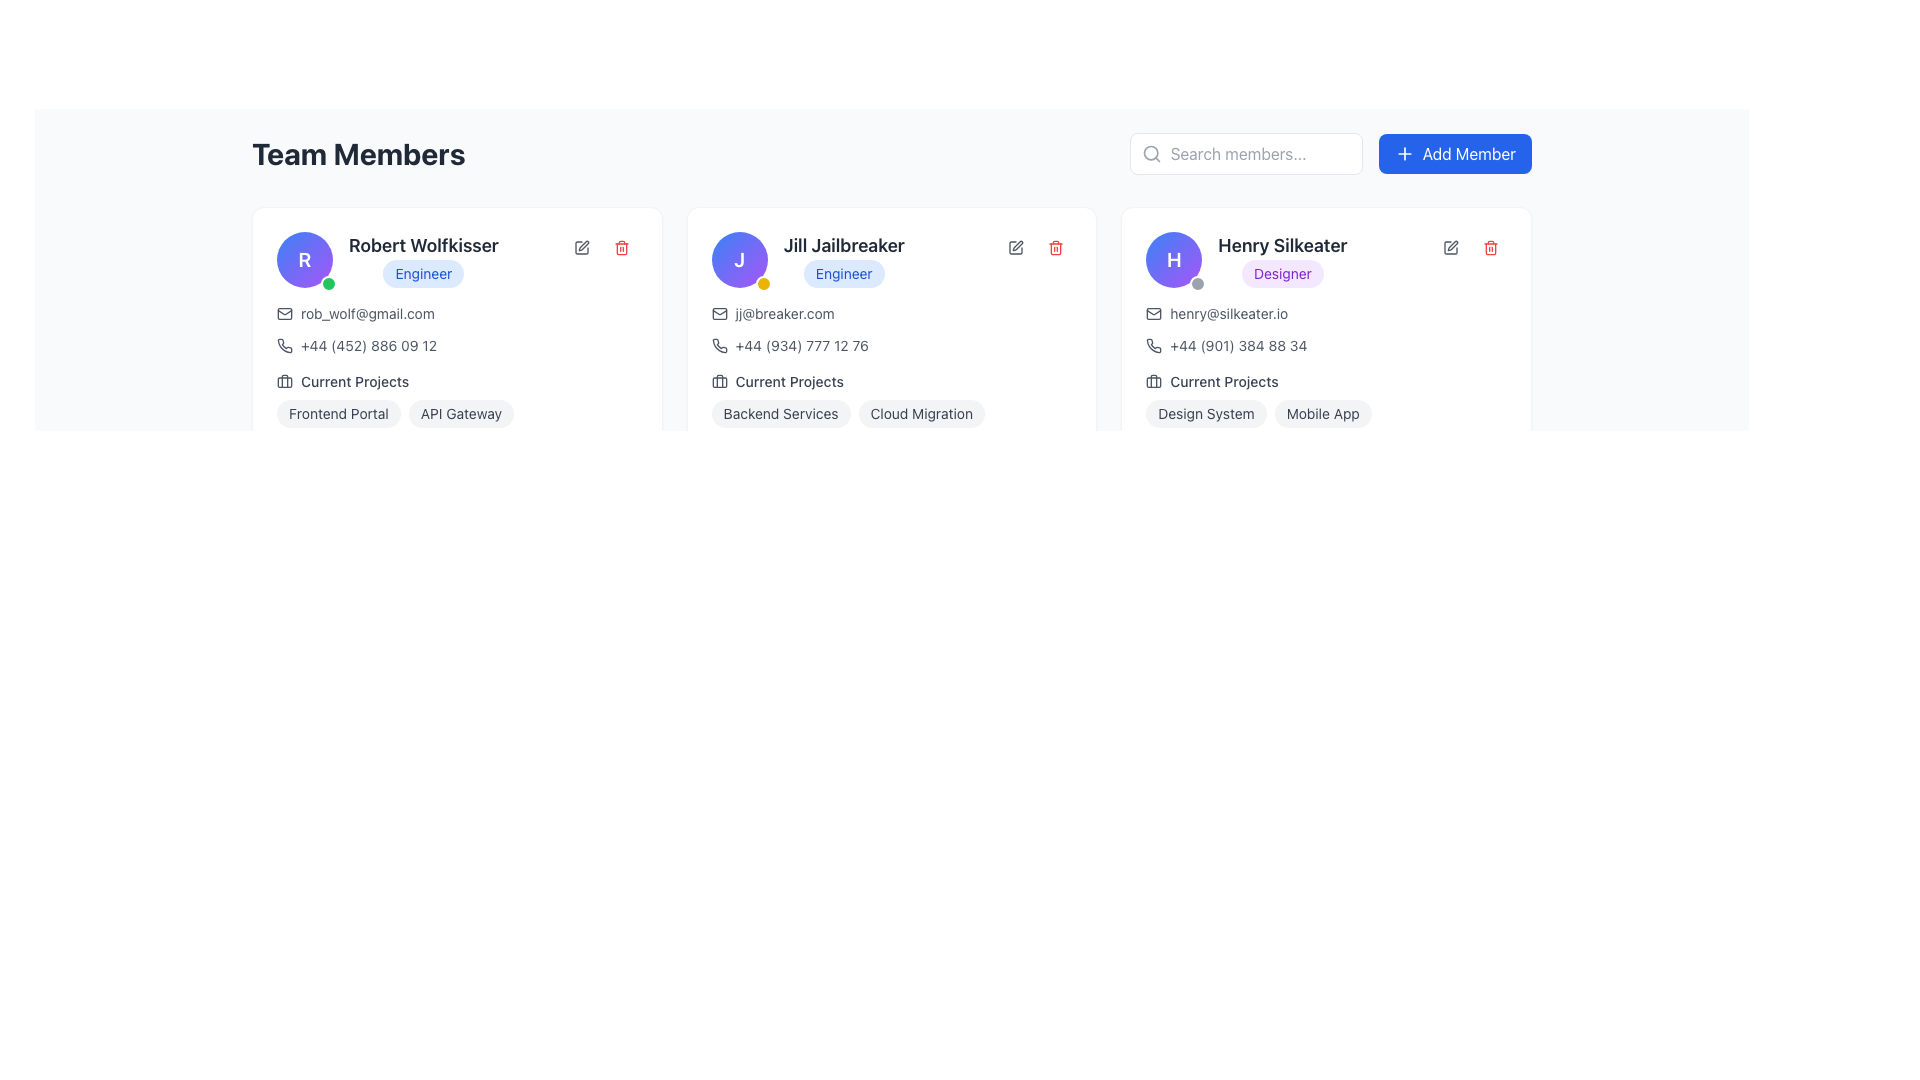 This screenshot has height=1080, width=1920. Describe the element at coordinates (283, 345) in the screenshot. I see `the phone icon represented in a monochrome line style next to the phone number '+44 (452) 886 09 12' for 'Robert Wolfkisser'` at that location.